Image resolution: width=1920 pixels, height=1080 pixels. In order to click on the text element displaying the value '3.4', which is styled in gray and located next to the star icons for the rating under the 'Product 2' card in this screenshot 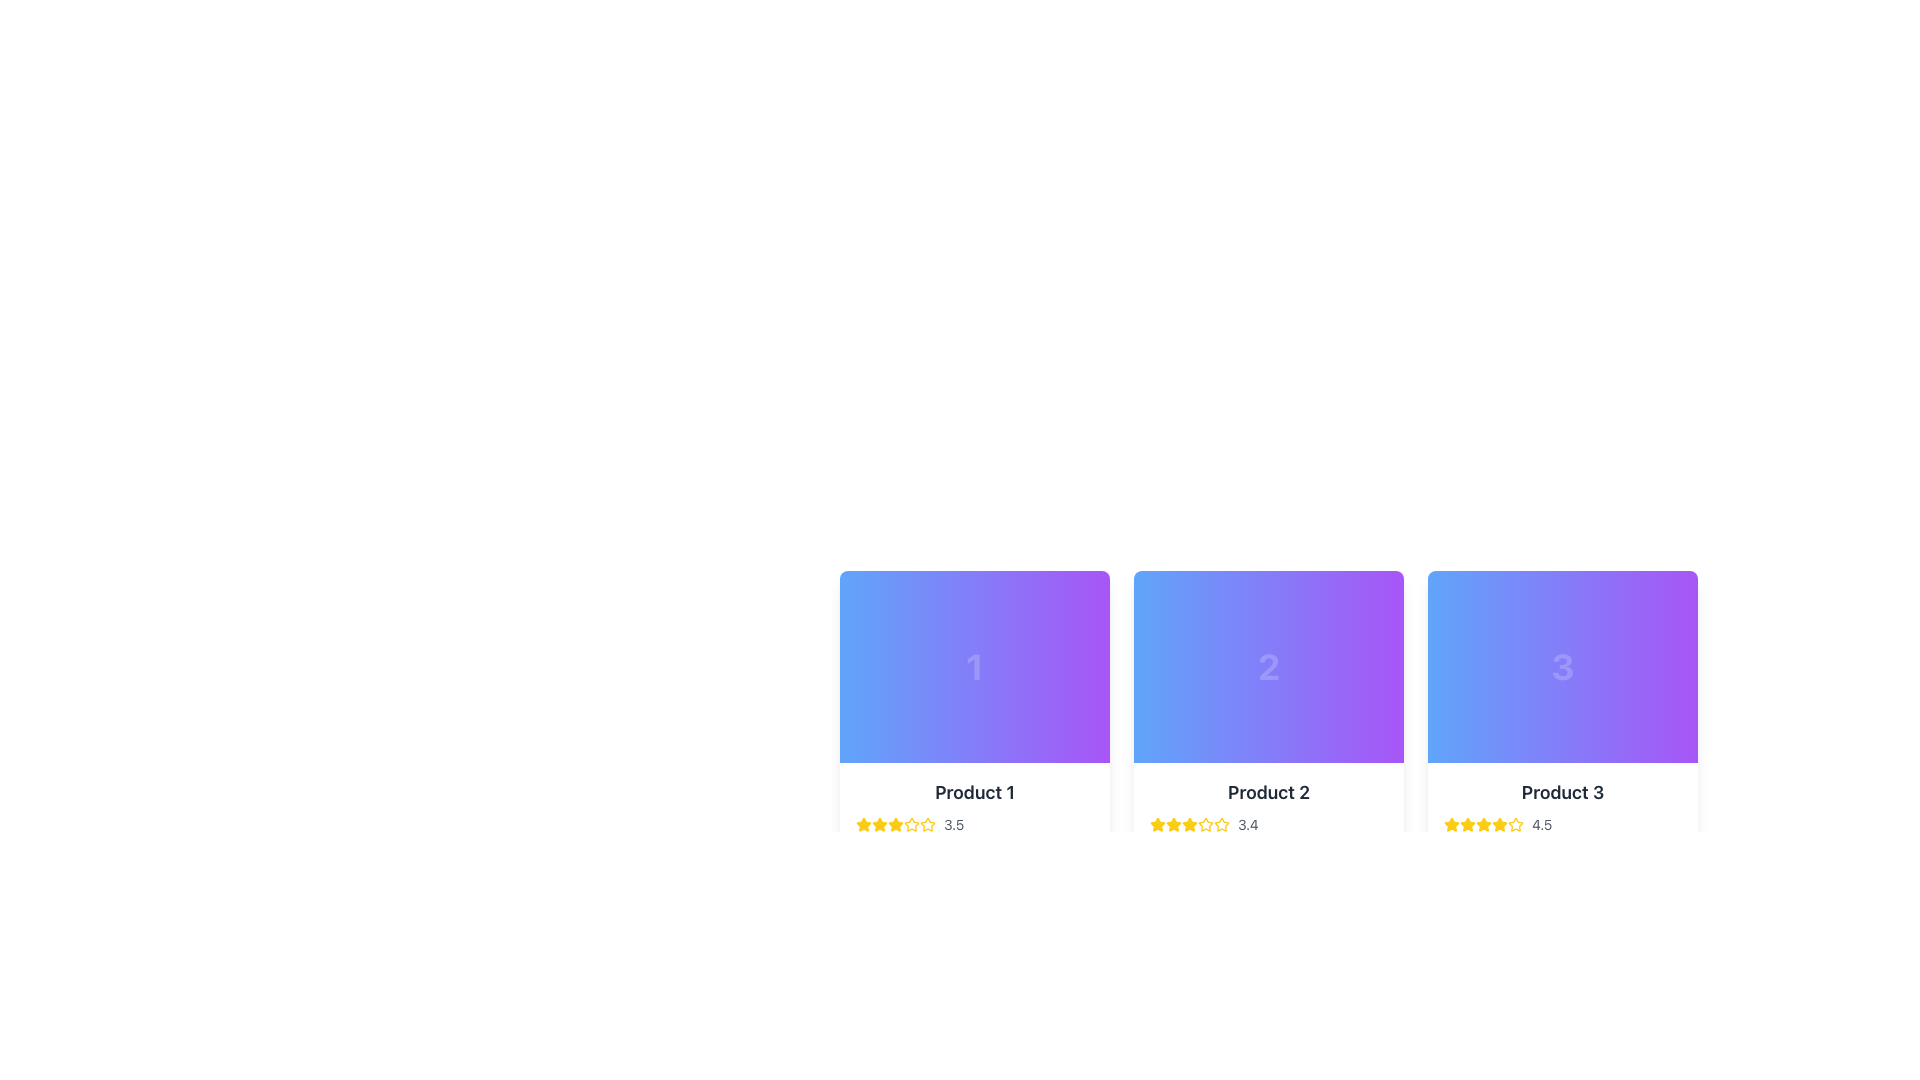, I will do `click(1247, 825)`.